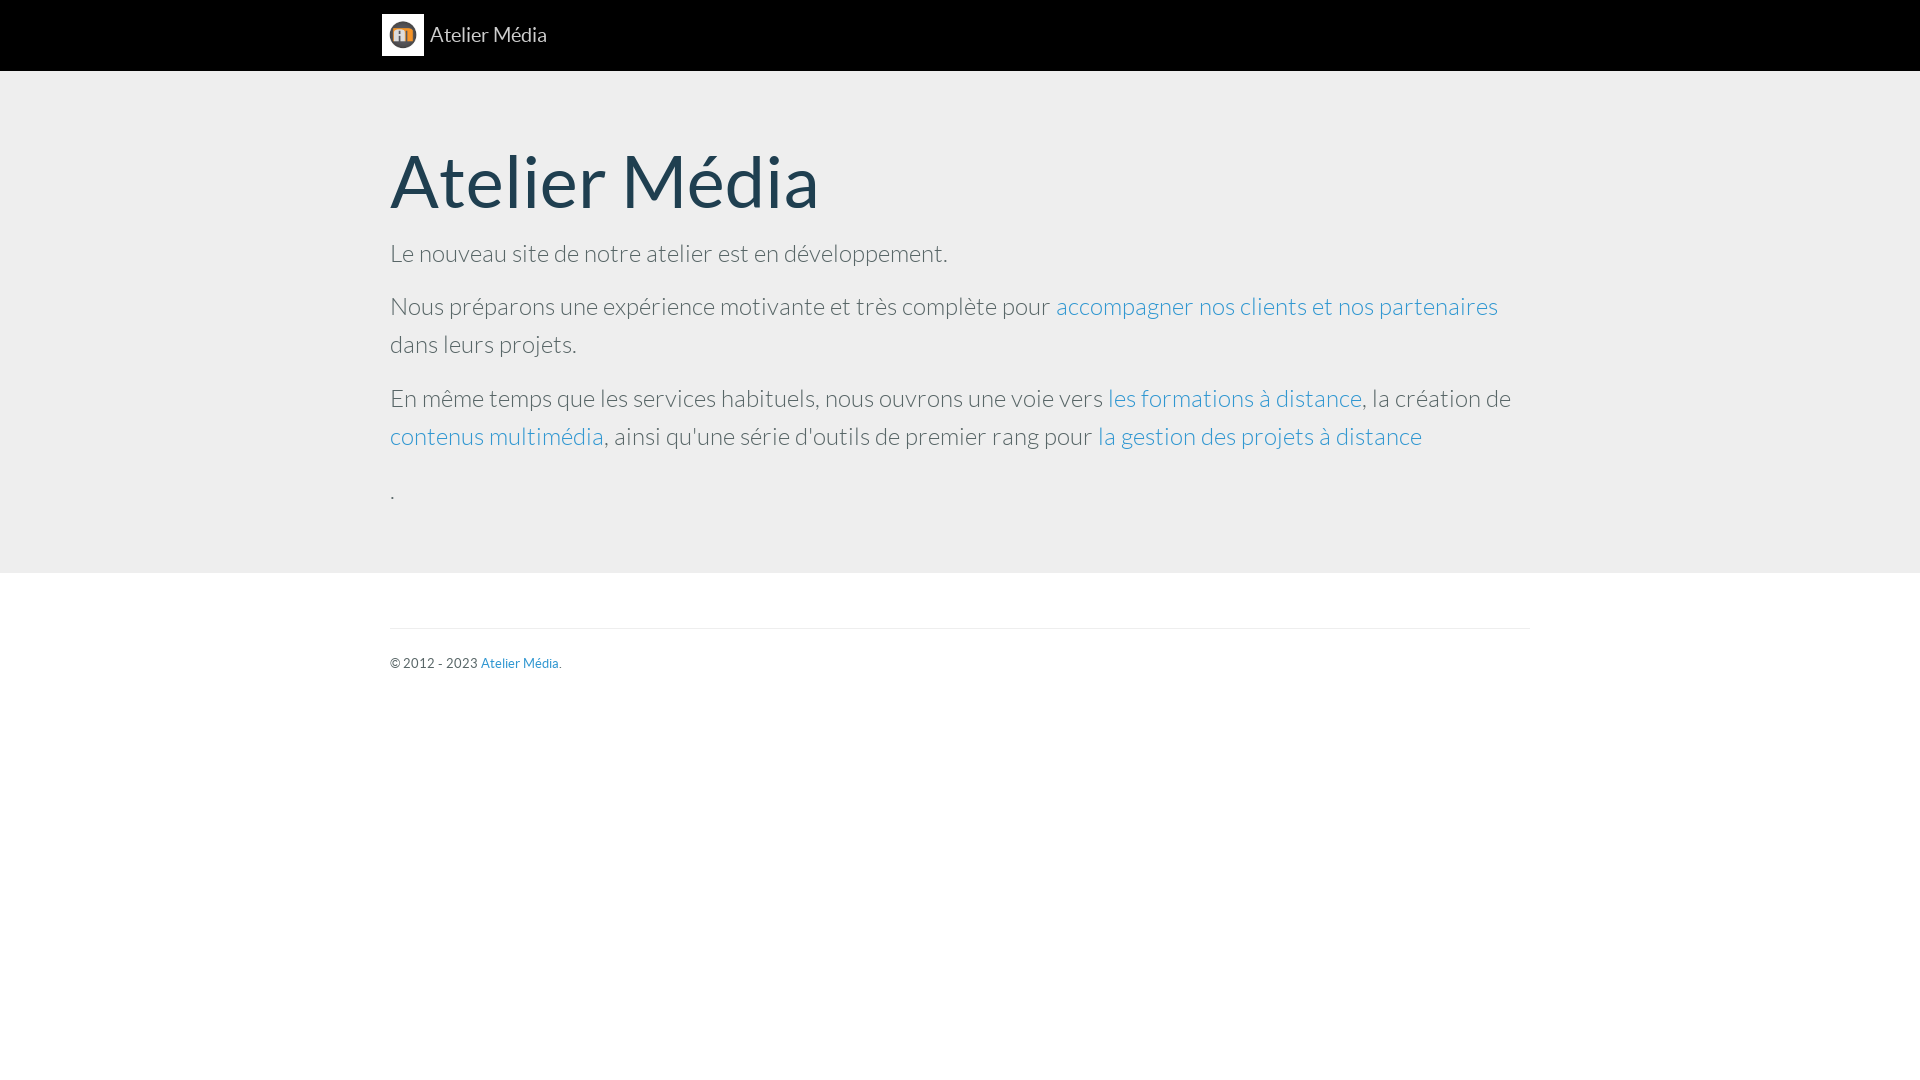 This screenshot has width=1920, height=1080. I want to click on 'accompagner nos clients et nos partenaires', so click(1275, 307).